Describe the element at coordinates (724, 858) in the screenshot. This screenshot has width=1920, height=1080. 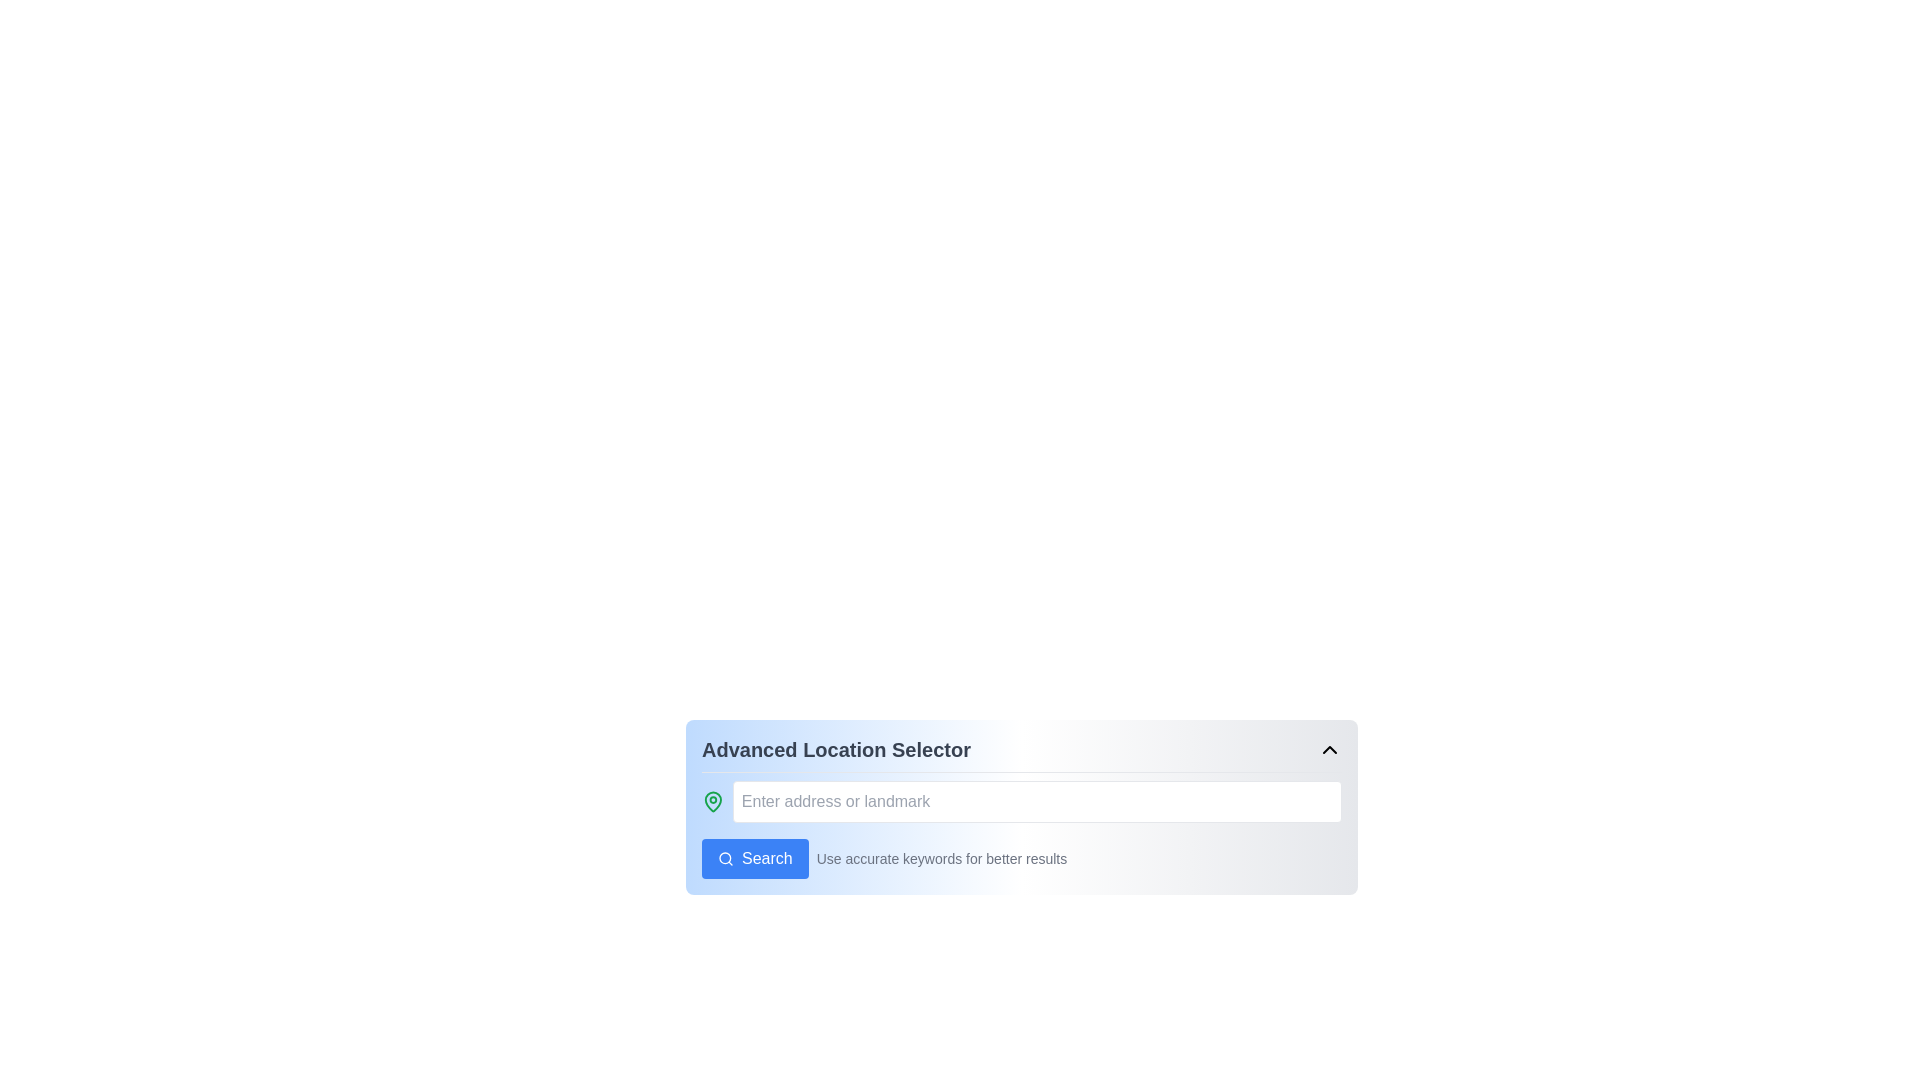
I see `the blue 'Search' button containing the search icon` at that location.